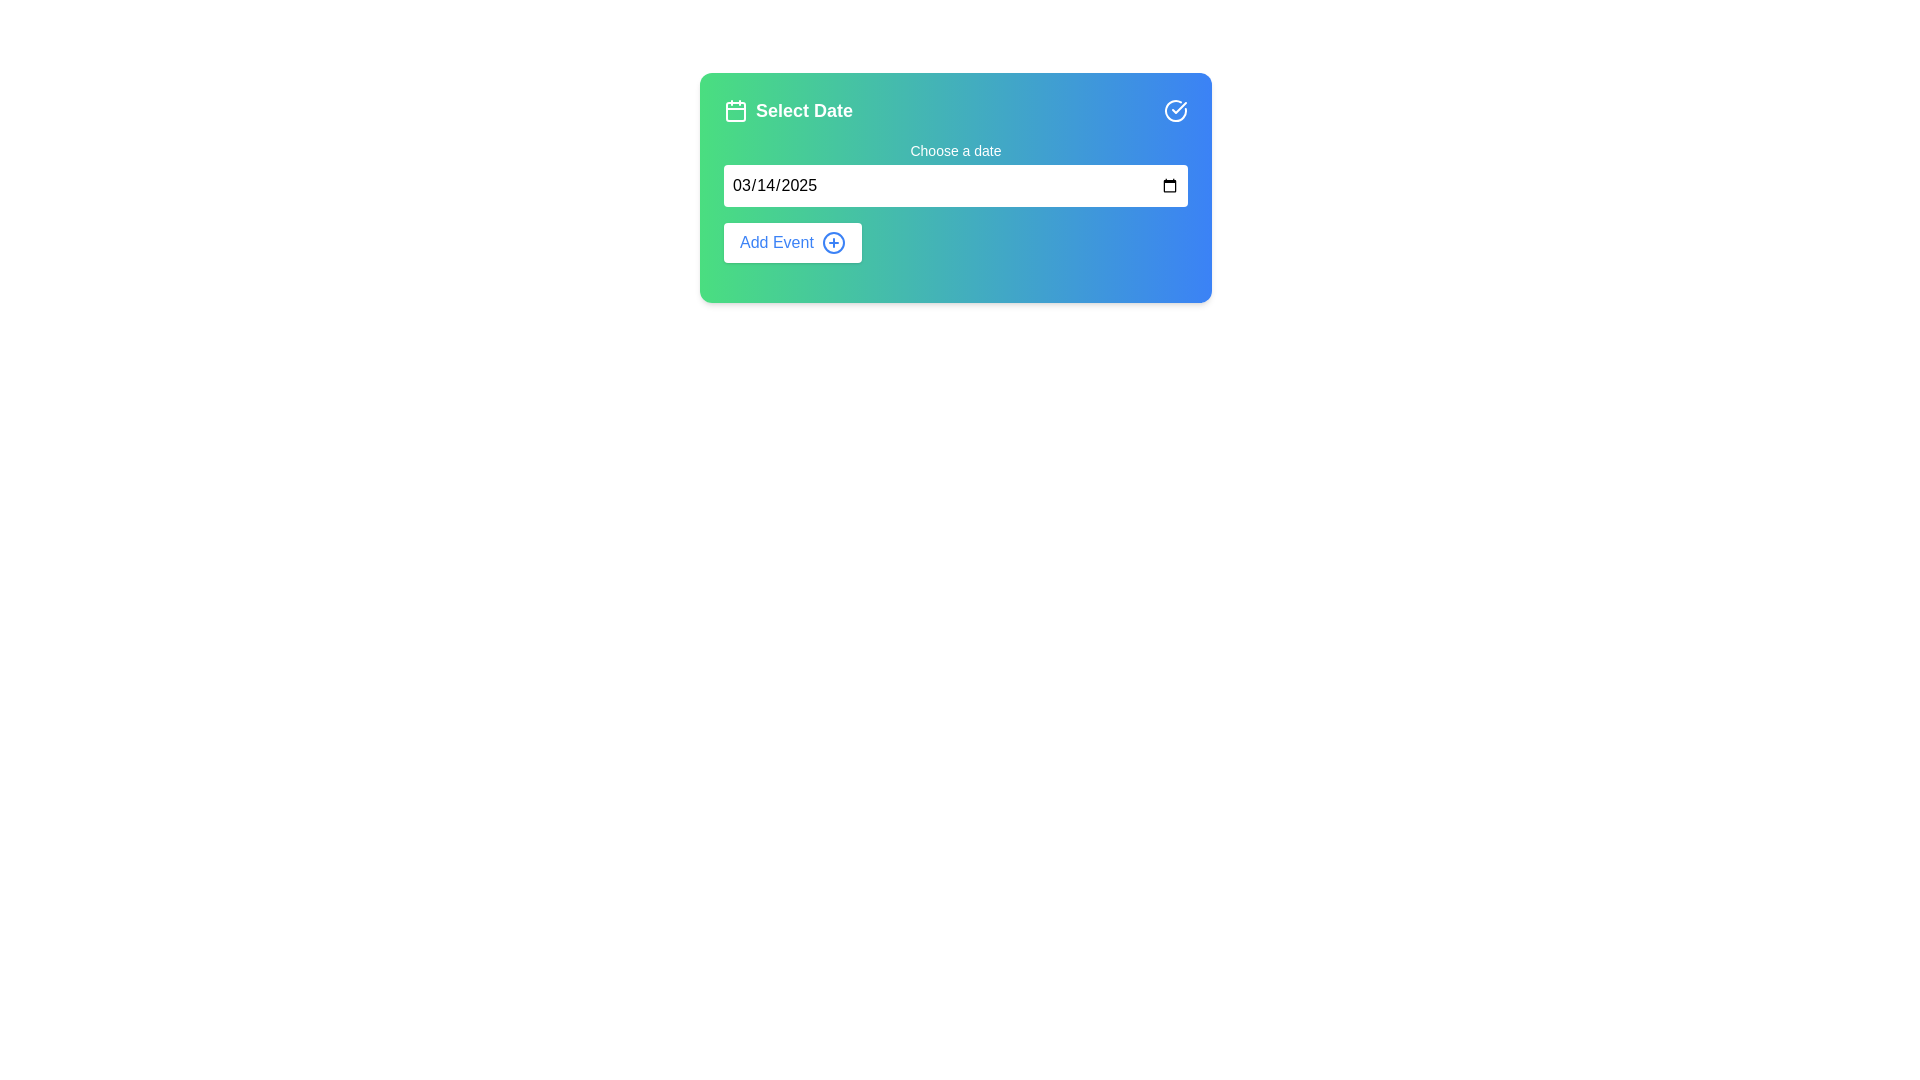 The height and width of the screenshot is (1080, 1920). I want to click on the circular icon with a checkmark symbol located at the top-right corner of the 'Select Date' section, adjacent to the calendar input, so click(1176, 111).